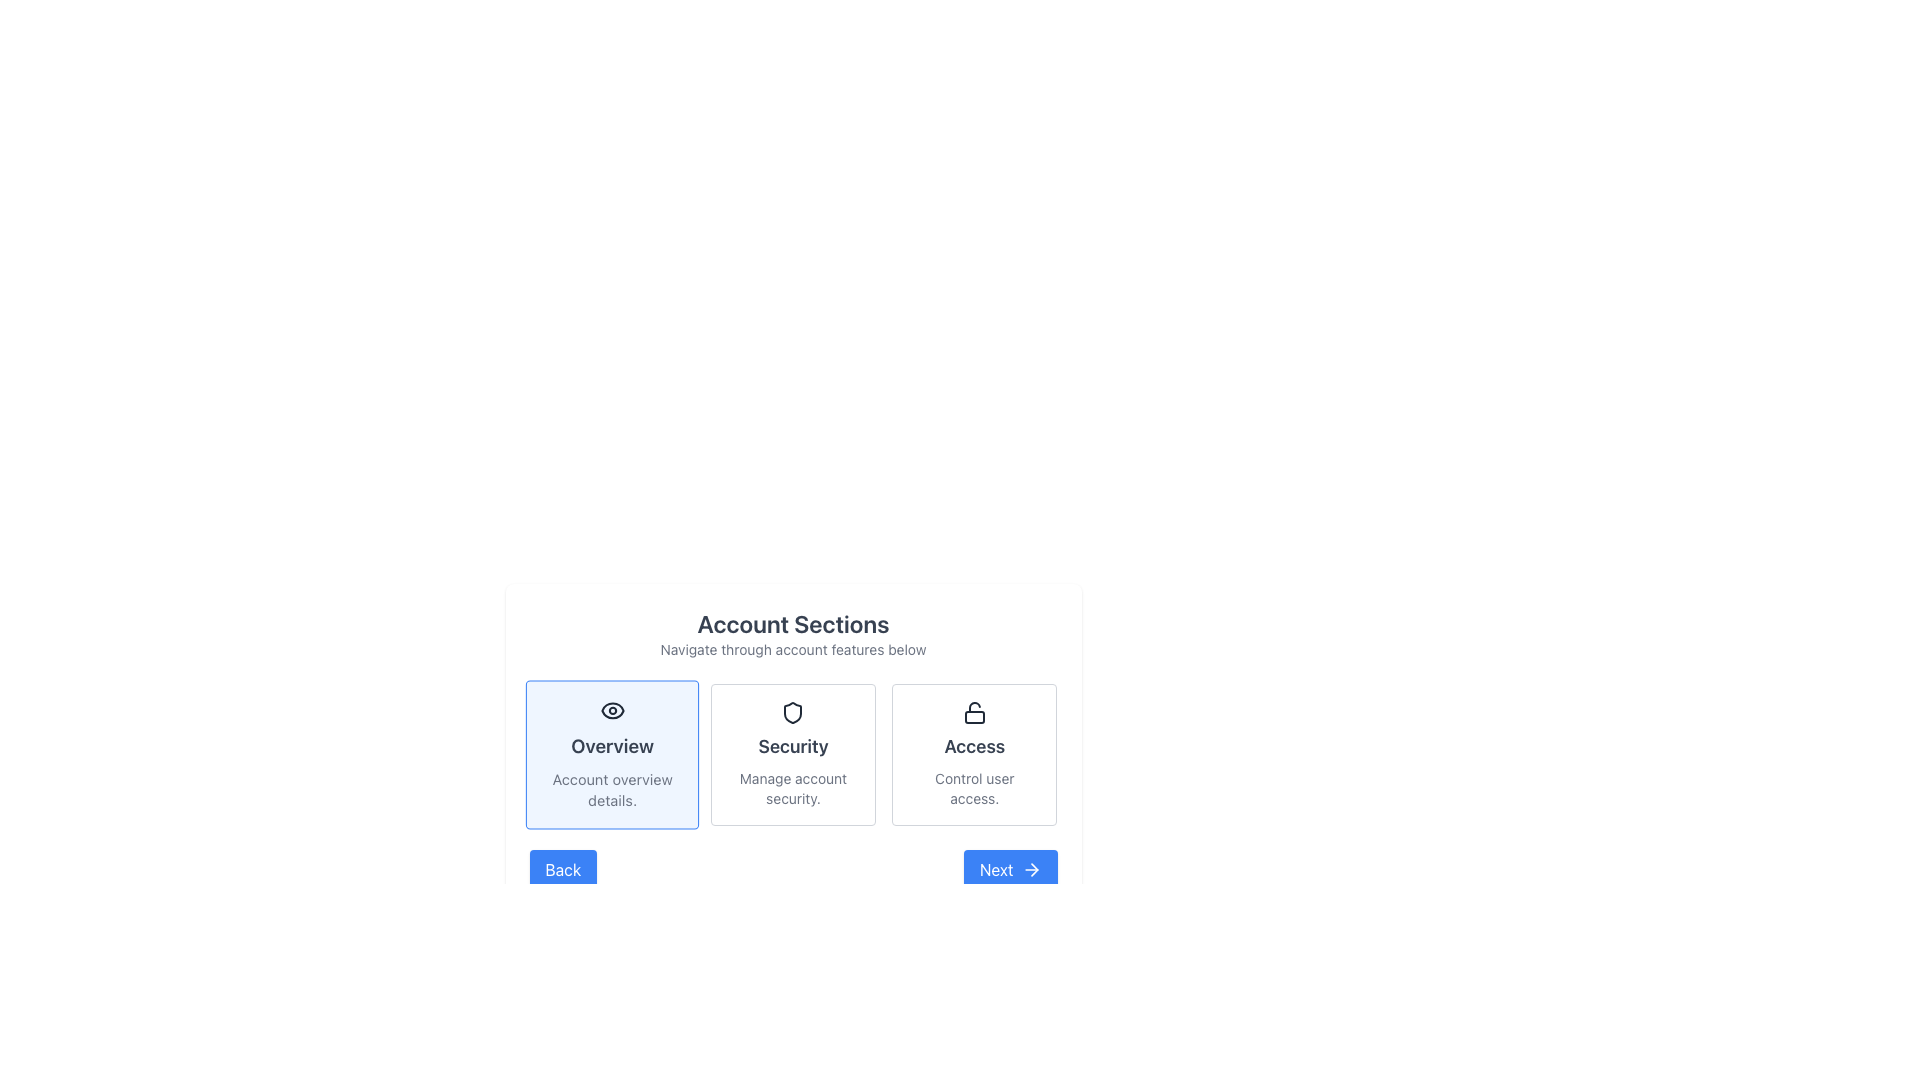  What do you see at coordinates (974, 712) in the screenshot?
I see `the lock icon with an open shackle, outlined in dark gray, located at the top of the 'Access' card, which is the third card in the 'Account Sections' section` at bounding box center [974, 712].